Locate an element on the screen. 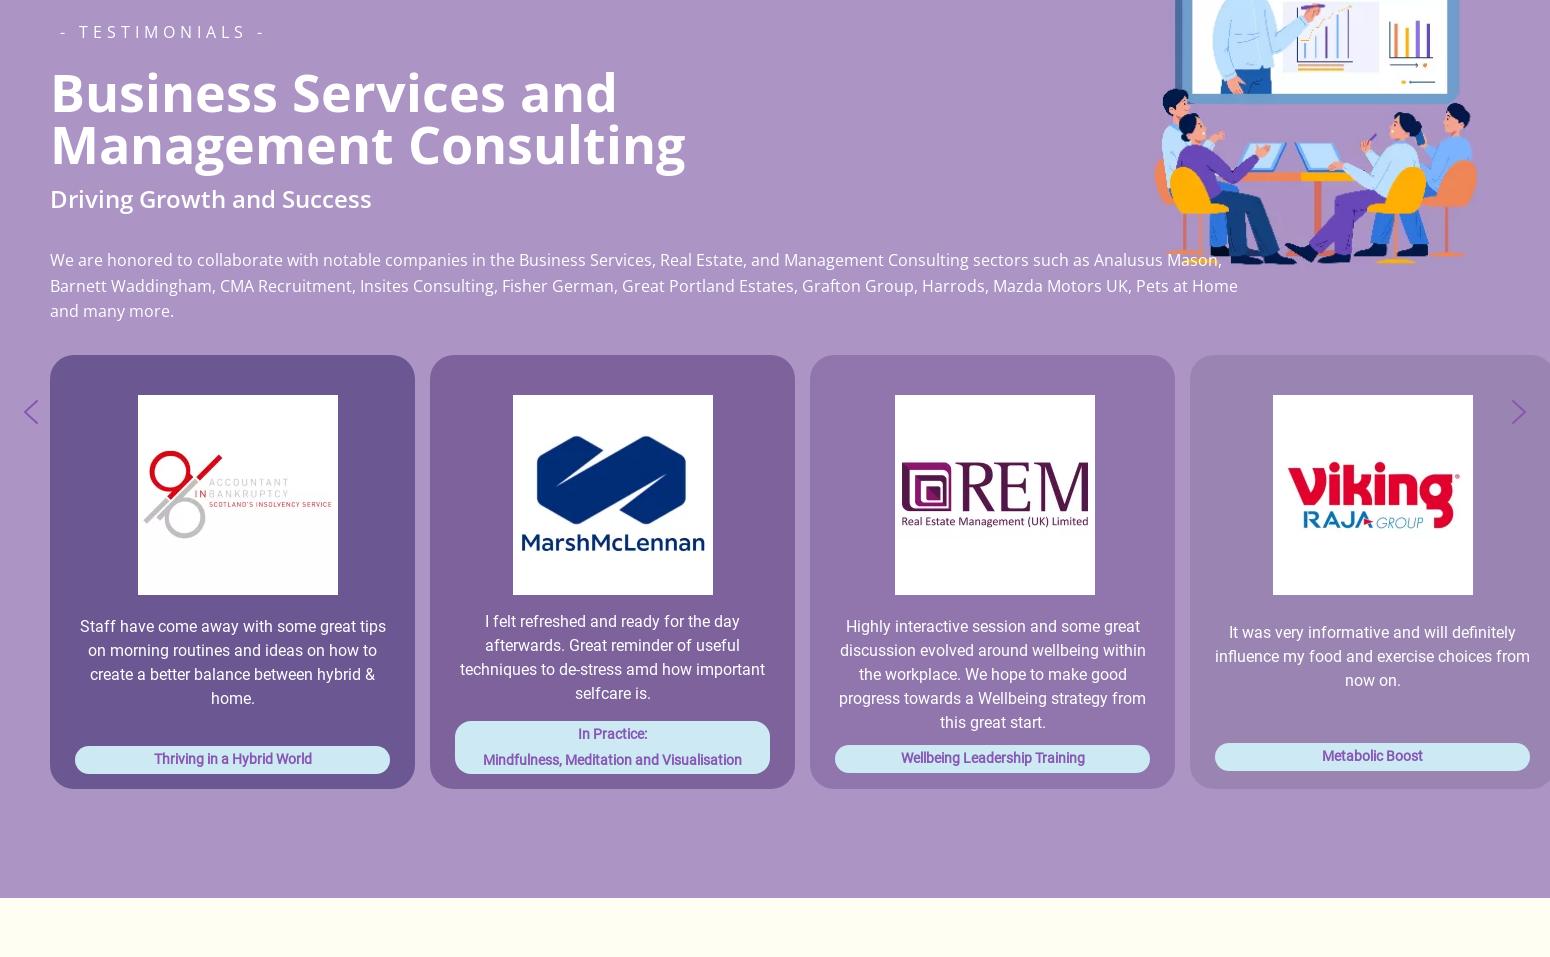 The height and width of the screenshot is (957, 1550). '- Testimonials -' is located at coordinates (58, 30).